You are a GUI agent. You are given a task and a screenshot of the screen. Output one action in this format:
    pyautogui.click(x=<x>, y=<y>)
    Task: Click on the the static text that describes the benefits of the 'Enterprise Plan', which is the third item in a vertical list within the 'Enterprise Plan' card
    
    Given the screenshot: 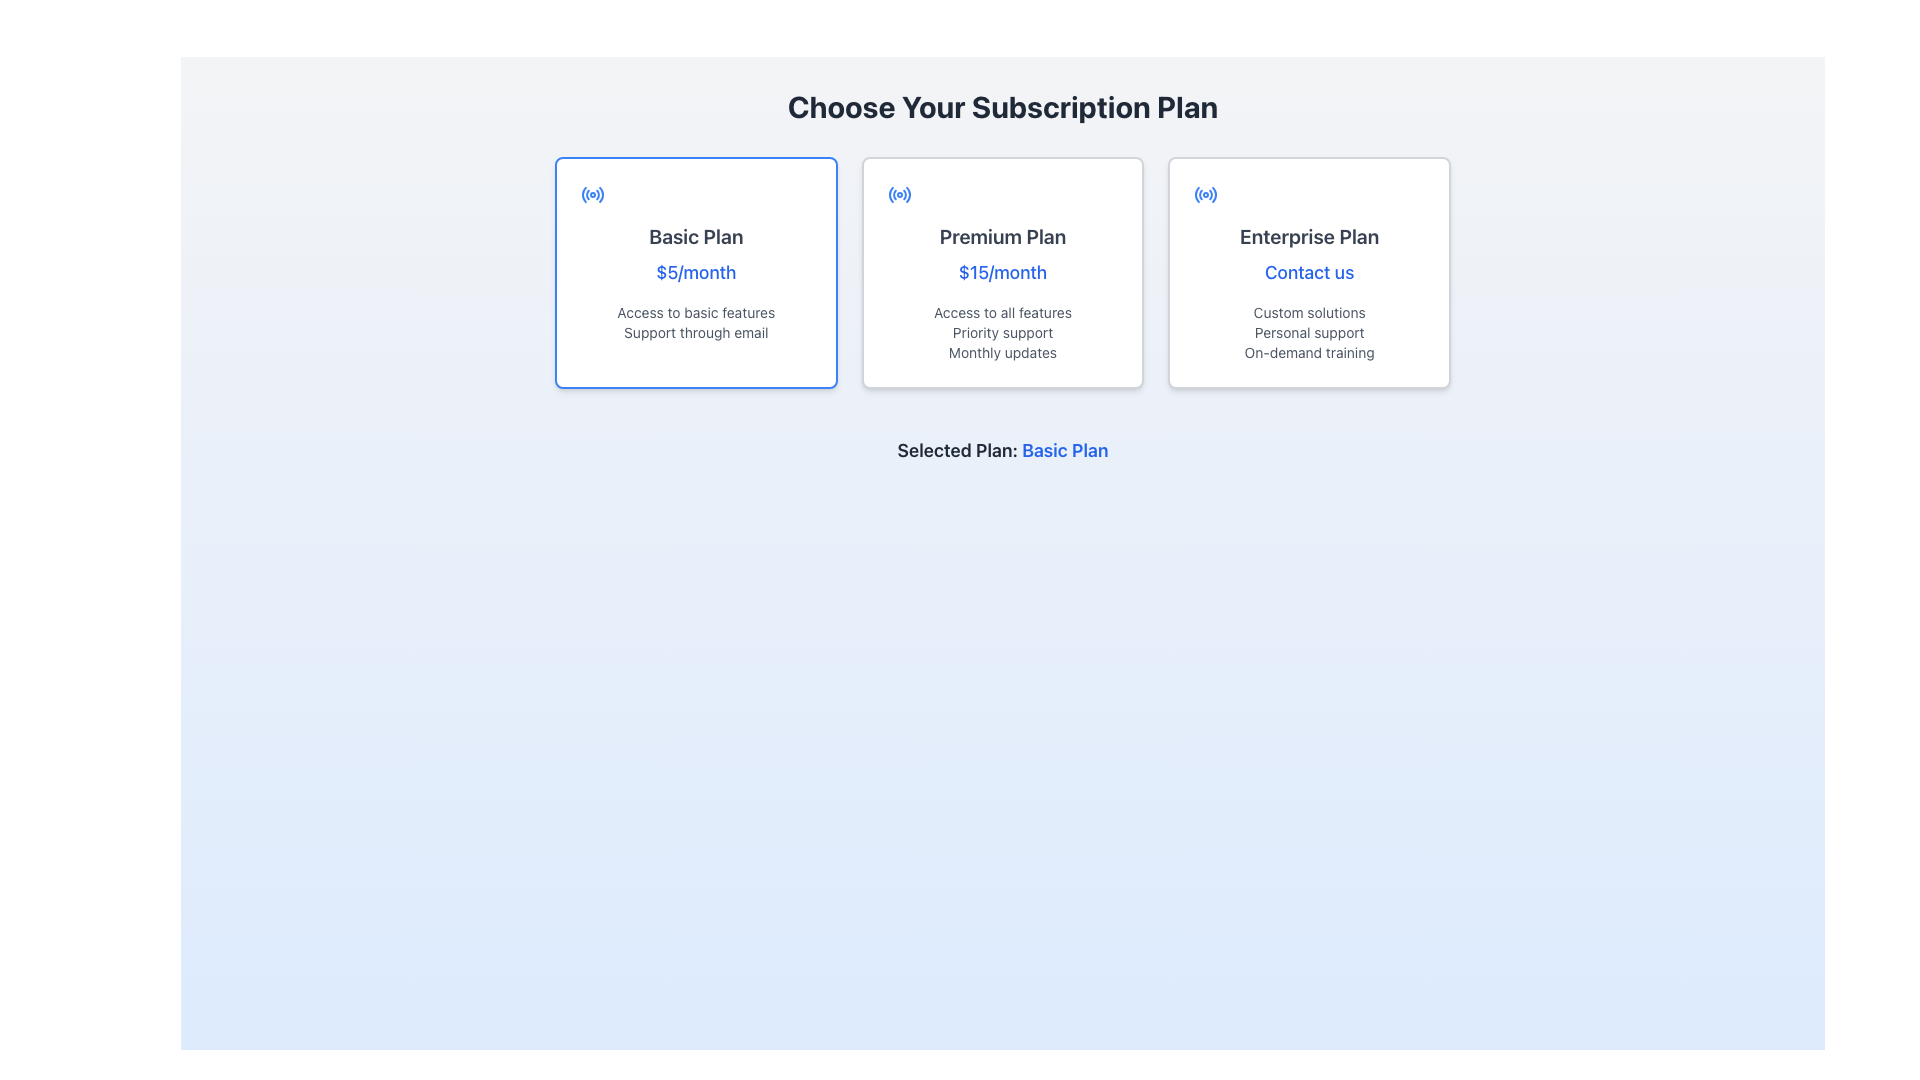 What is the action you would take?
    pyautogui.click(x=1309, y=352)
    